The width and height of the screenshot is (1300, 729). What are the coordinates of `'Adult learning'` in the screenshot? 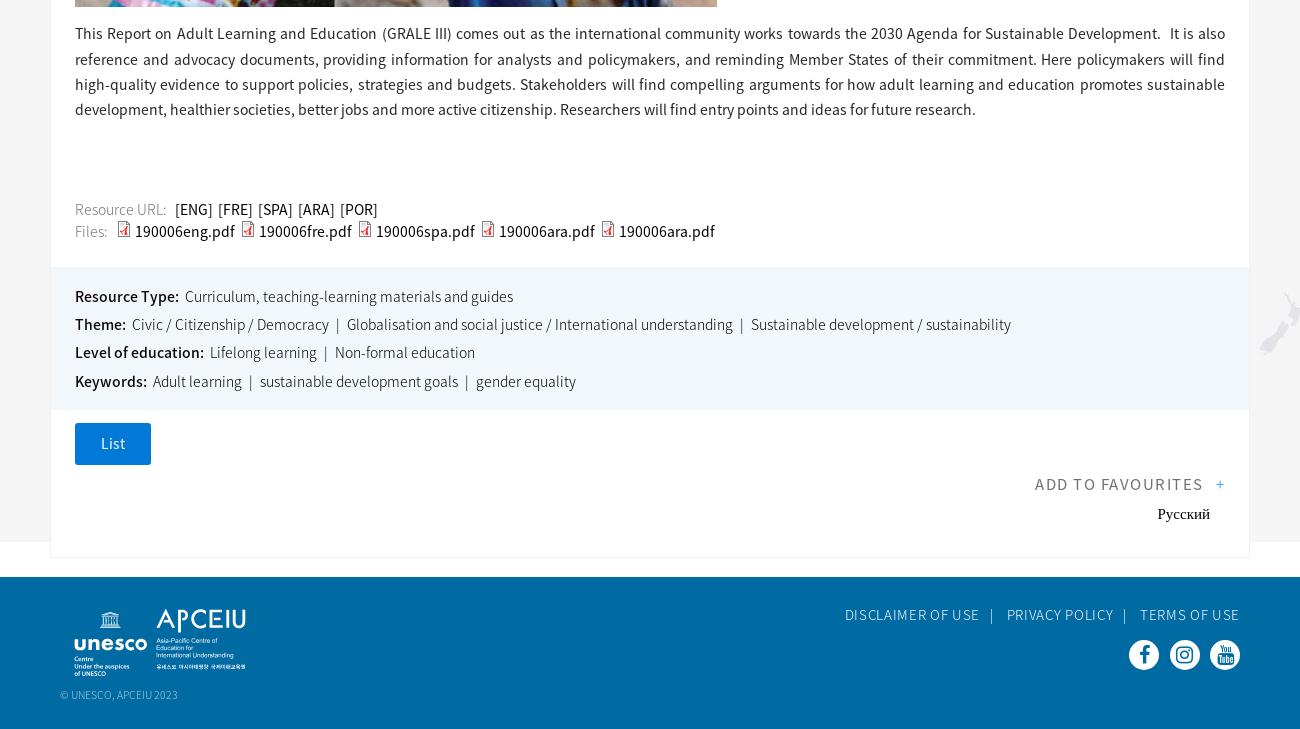 It's located at (196, 380).